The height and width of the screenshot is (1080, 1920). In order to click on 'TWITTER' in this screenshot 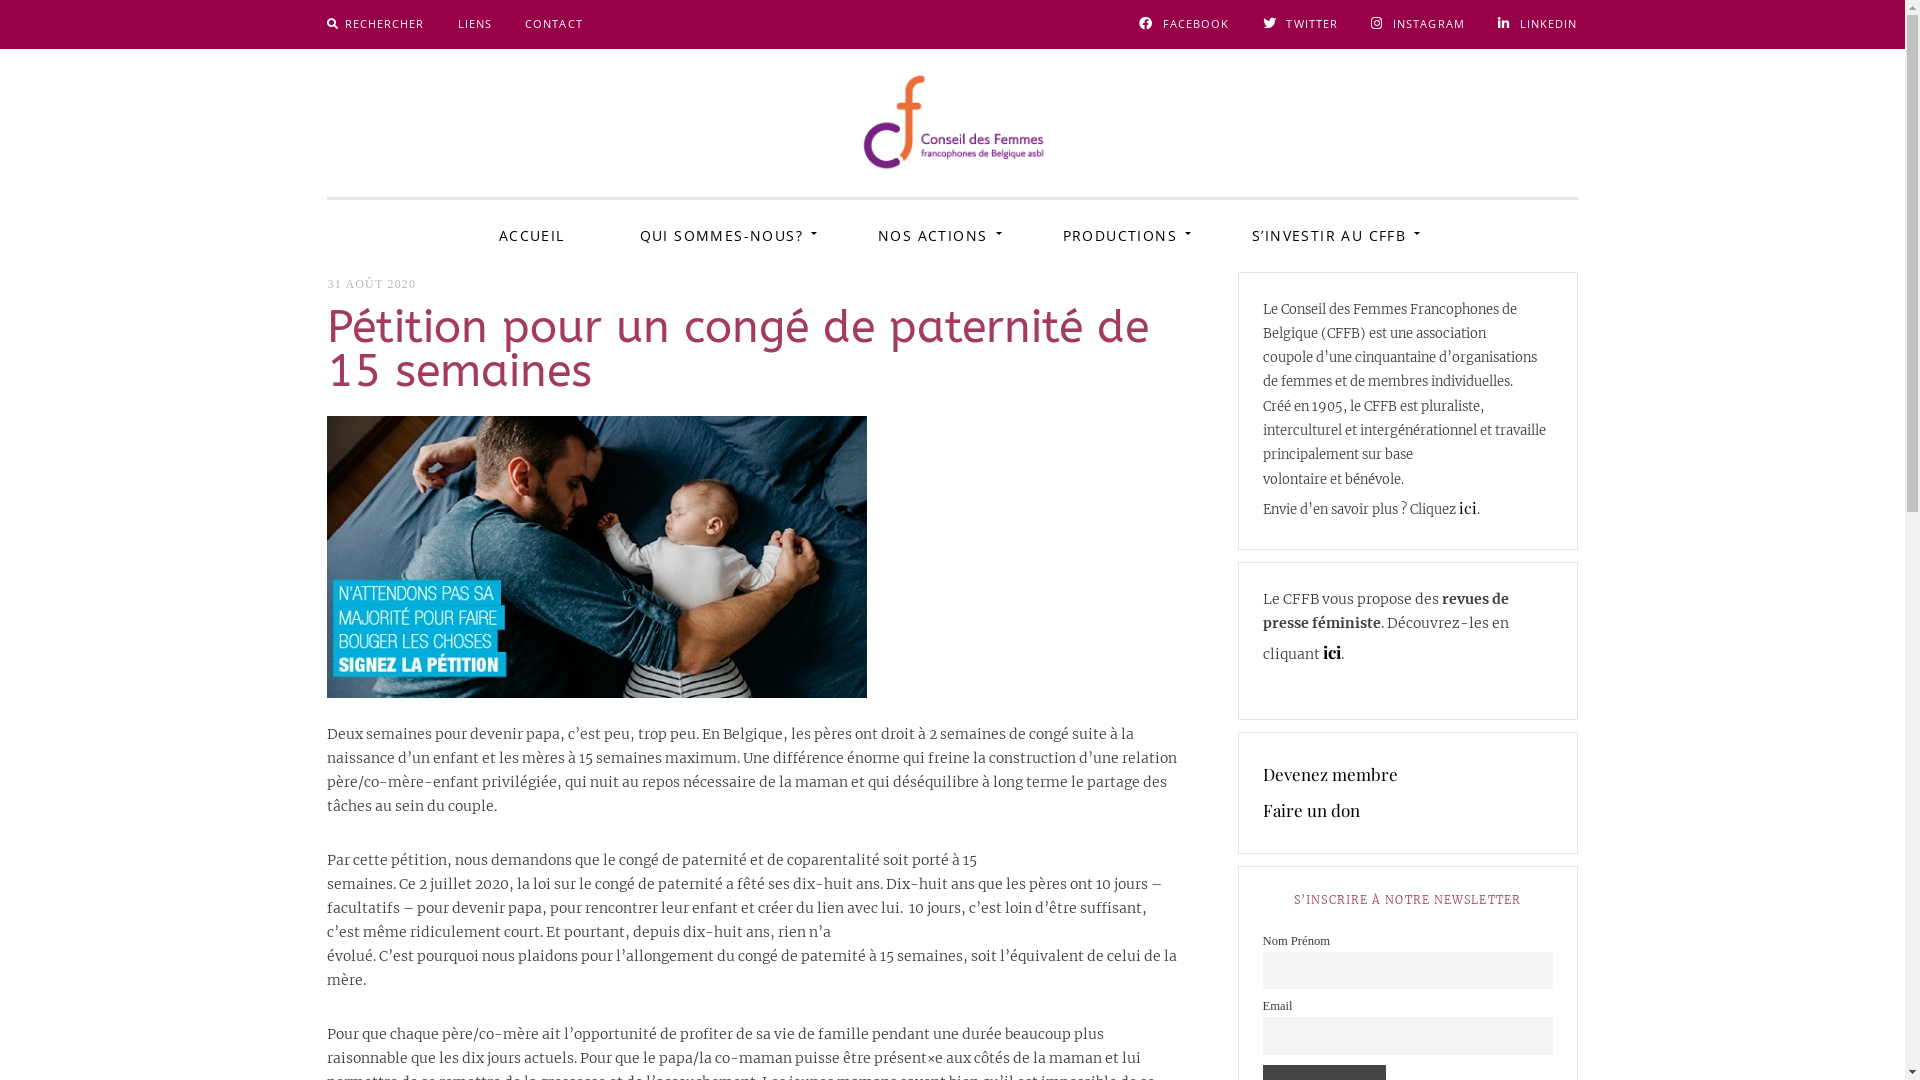, I will do `click(1300, 24)`.